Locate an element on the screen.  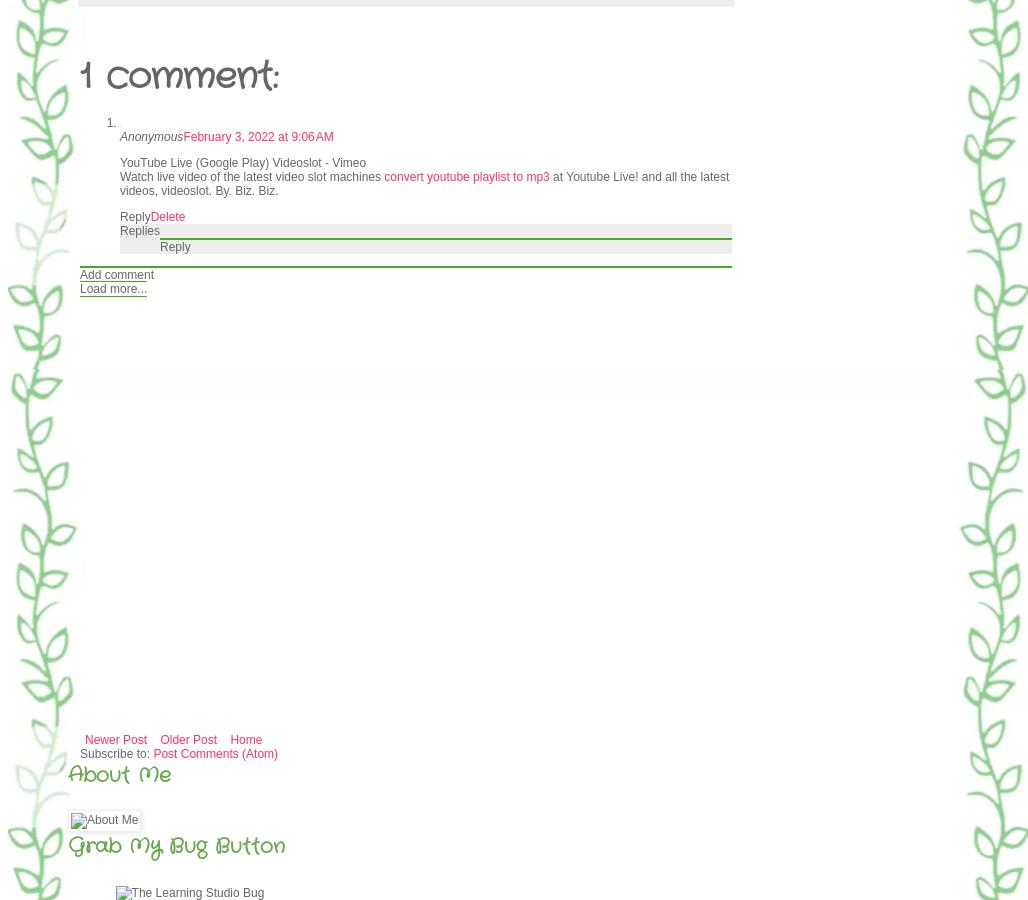
'Replies' is located at coordinates (140, 229).